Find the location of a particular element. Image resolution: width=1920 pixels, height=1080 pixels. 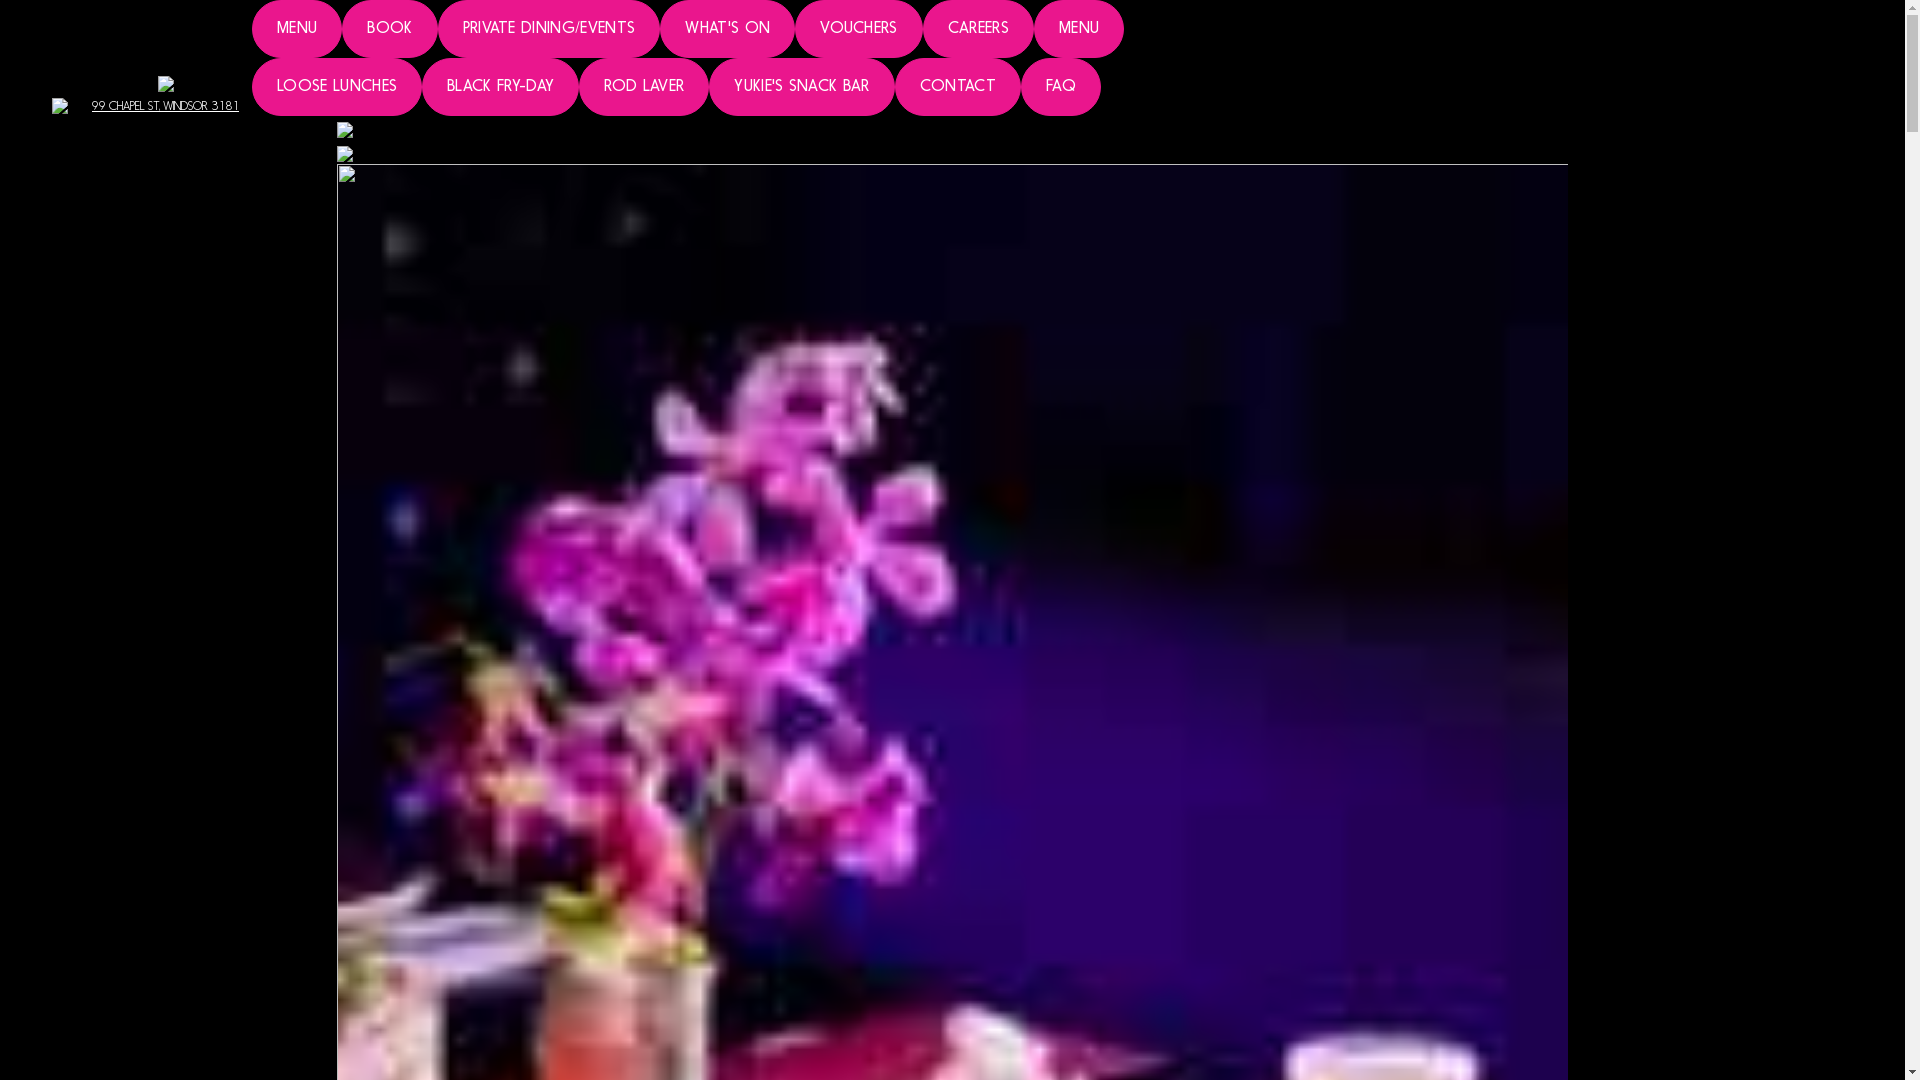

'CONTACT' is located at coordinates (957, 86).